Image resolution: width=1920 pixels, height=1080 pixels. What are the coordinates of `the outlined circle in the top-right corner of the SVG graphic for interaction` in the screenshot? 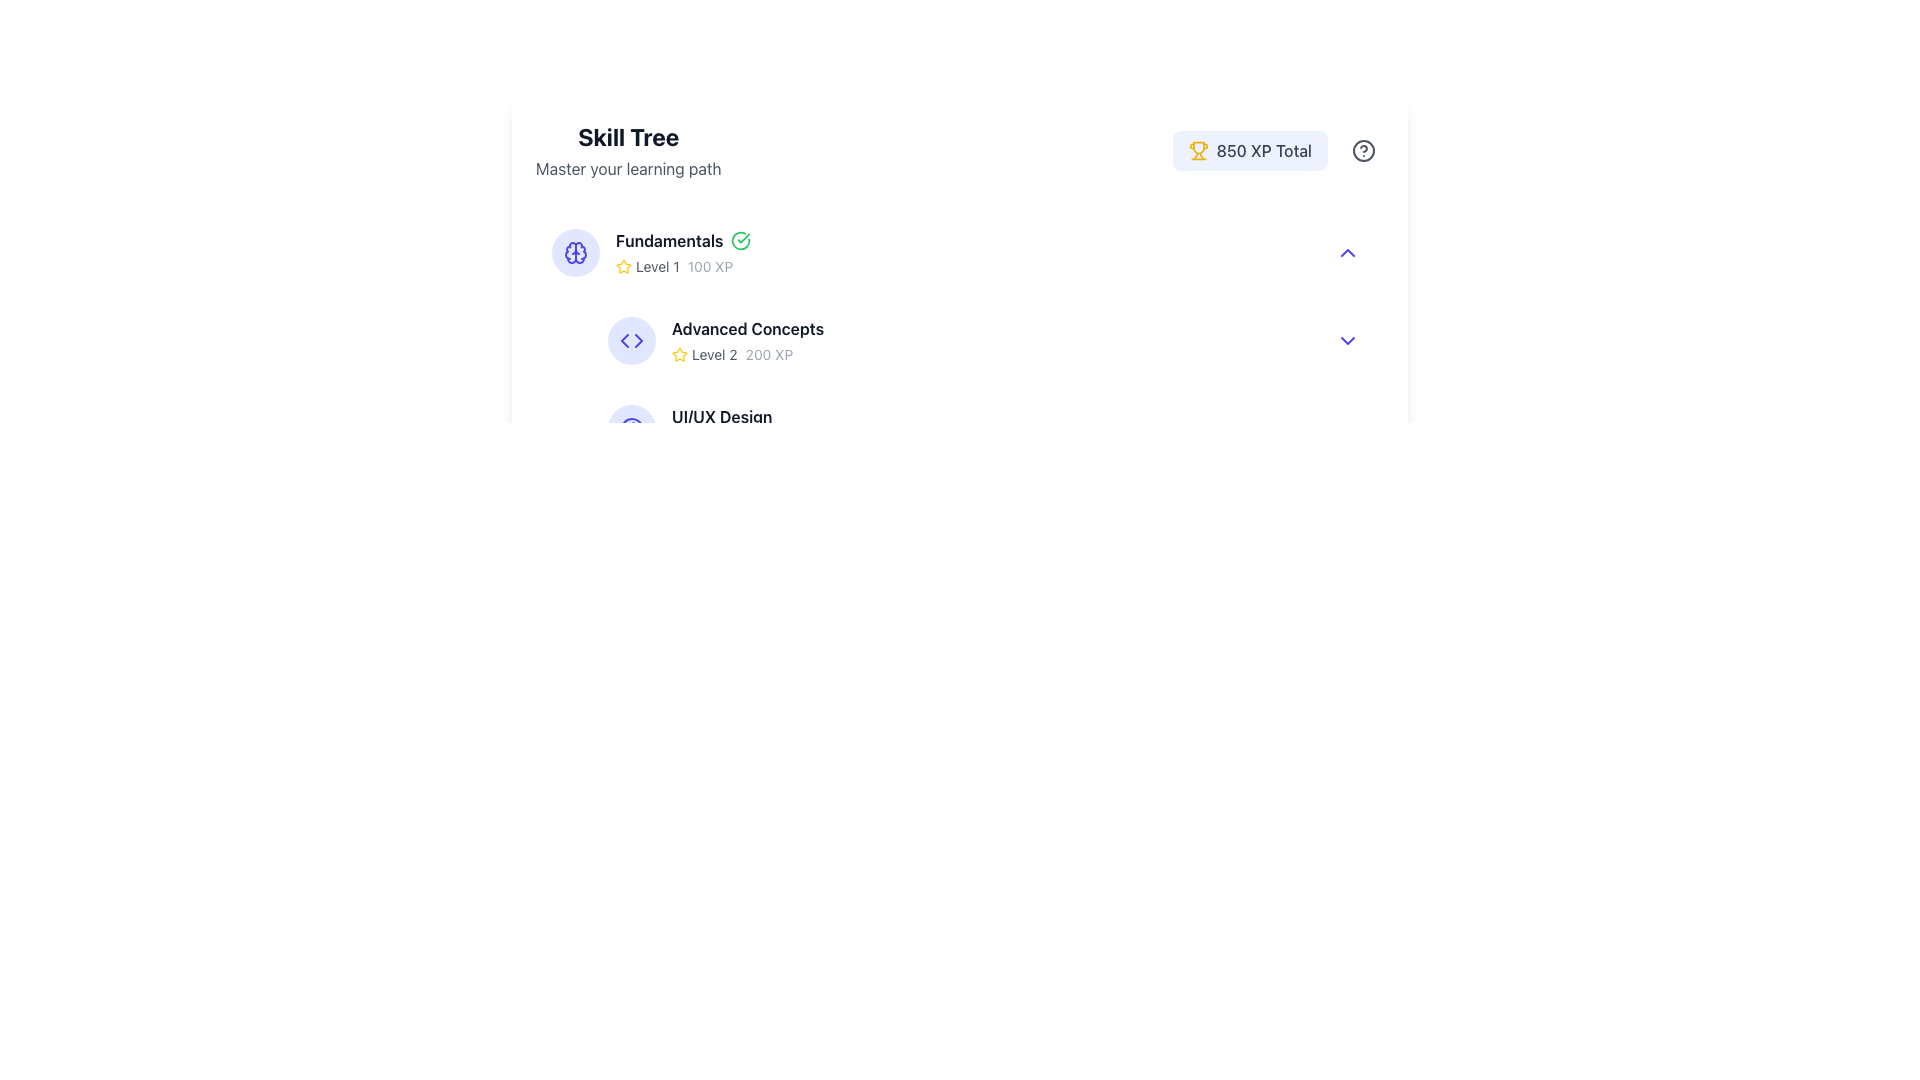 It's located at (1362, 149).